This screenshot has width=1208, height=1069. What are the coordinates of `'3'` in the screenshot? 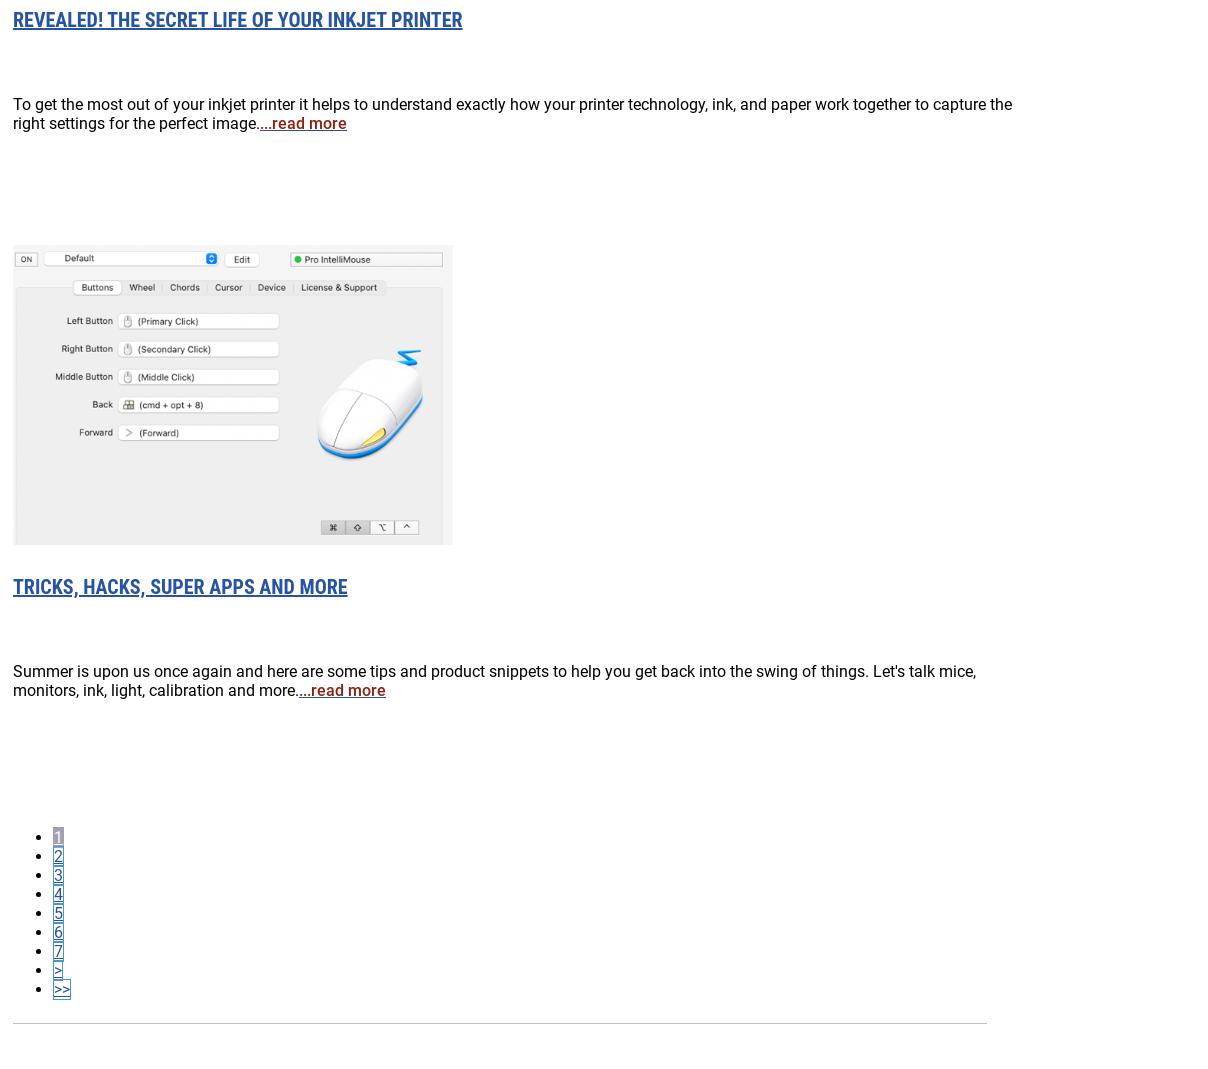 It's located at (52, 873).